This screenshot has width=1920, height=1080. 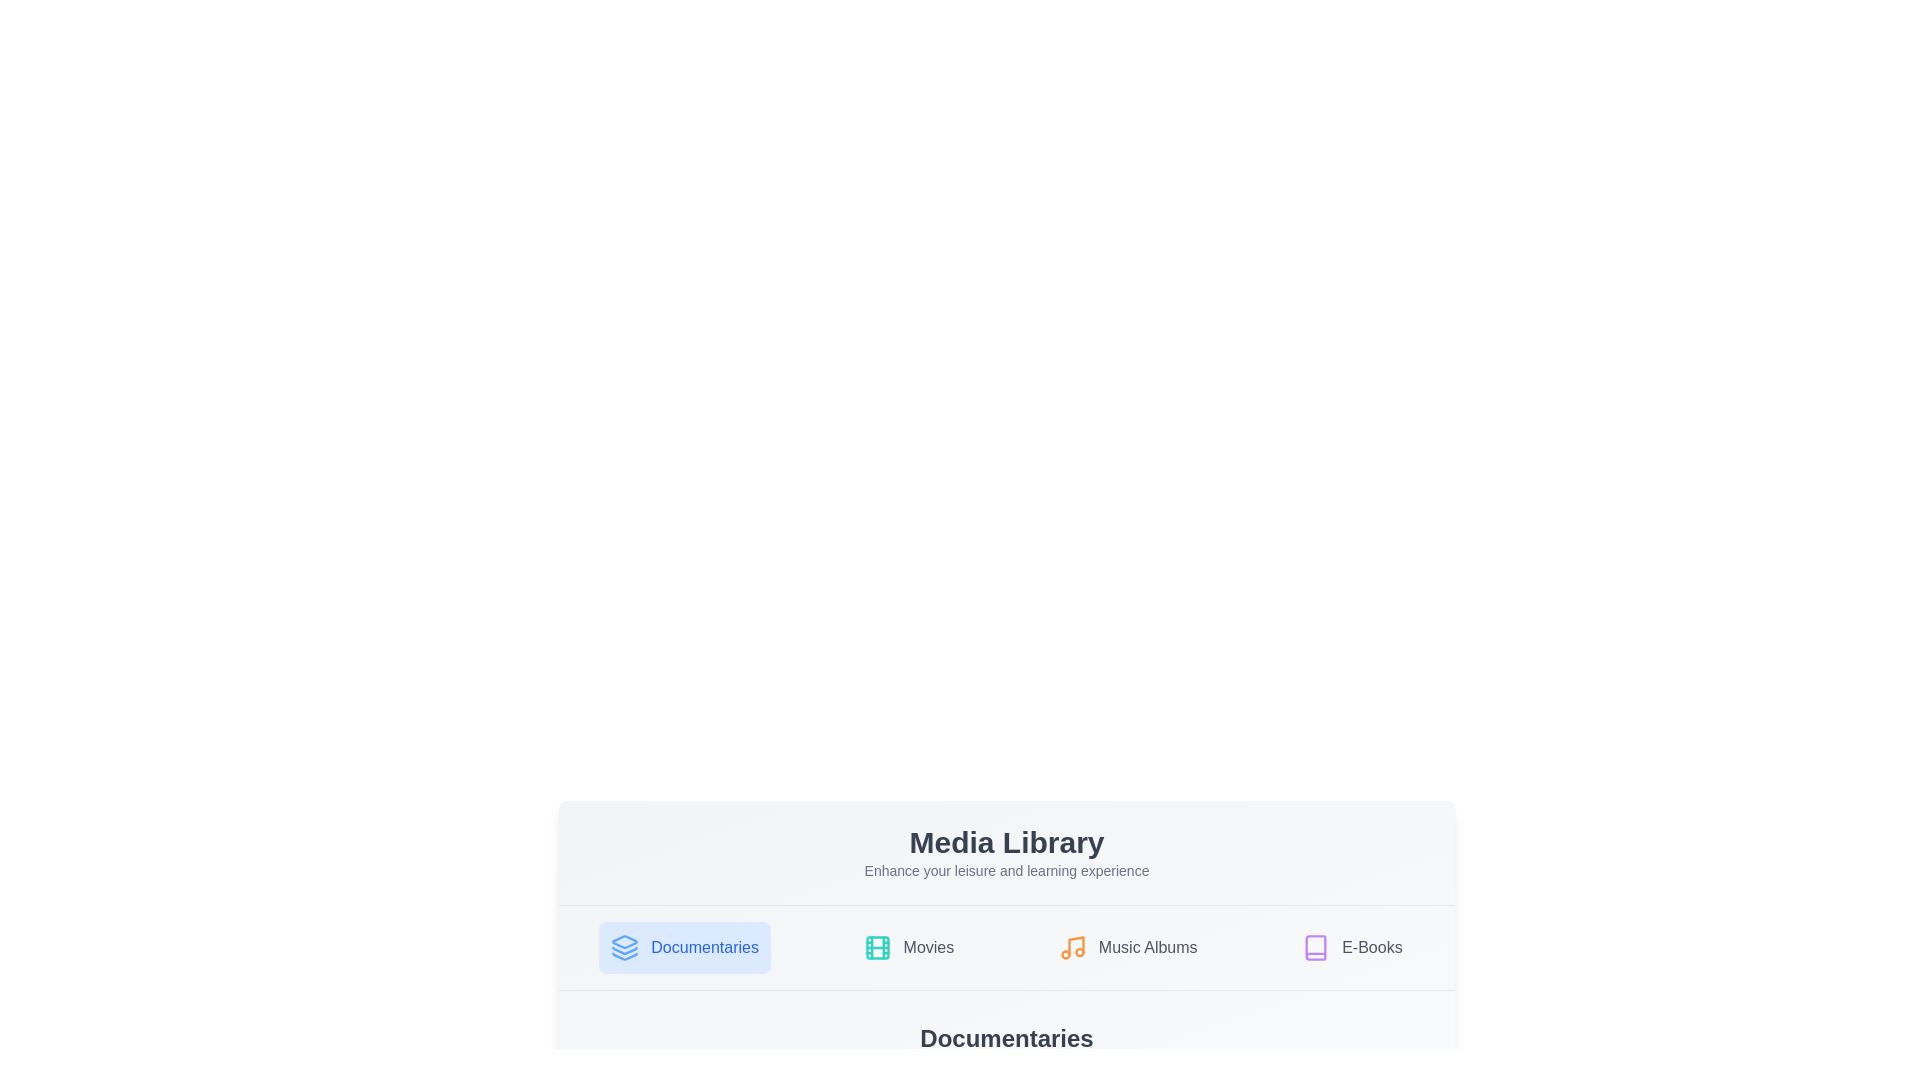 What do you see at coordinates (1128, 947) in the screenshot?
I see `the tab labeled Music Albums` at bounding box center [1128, 947].